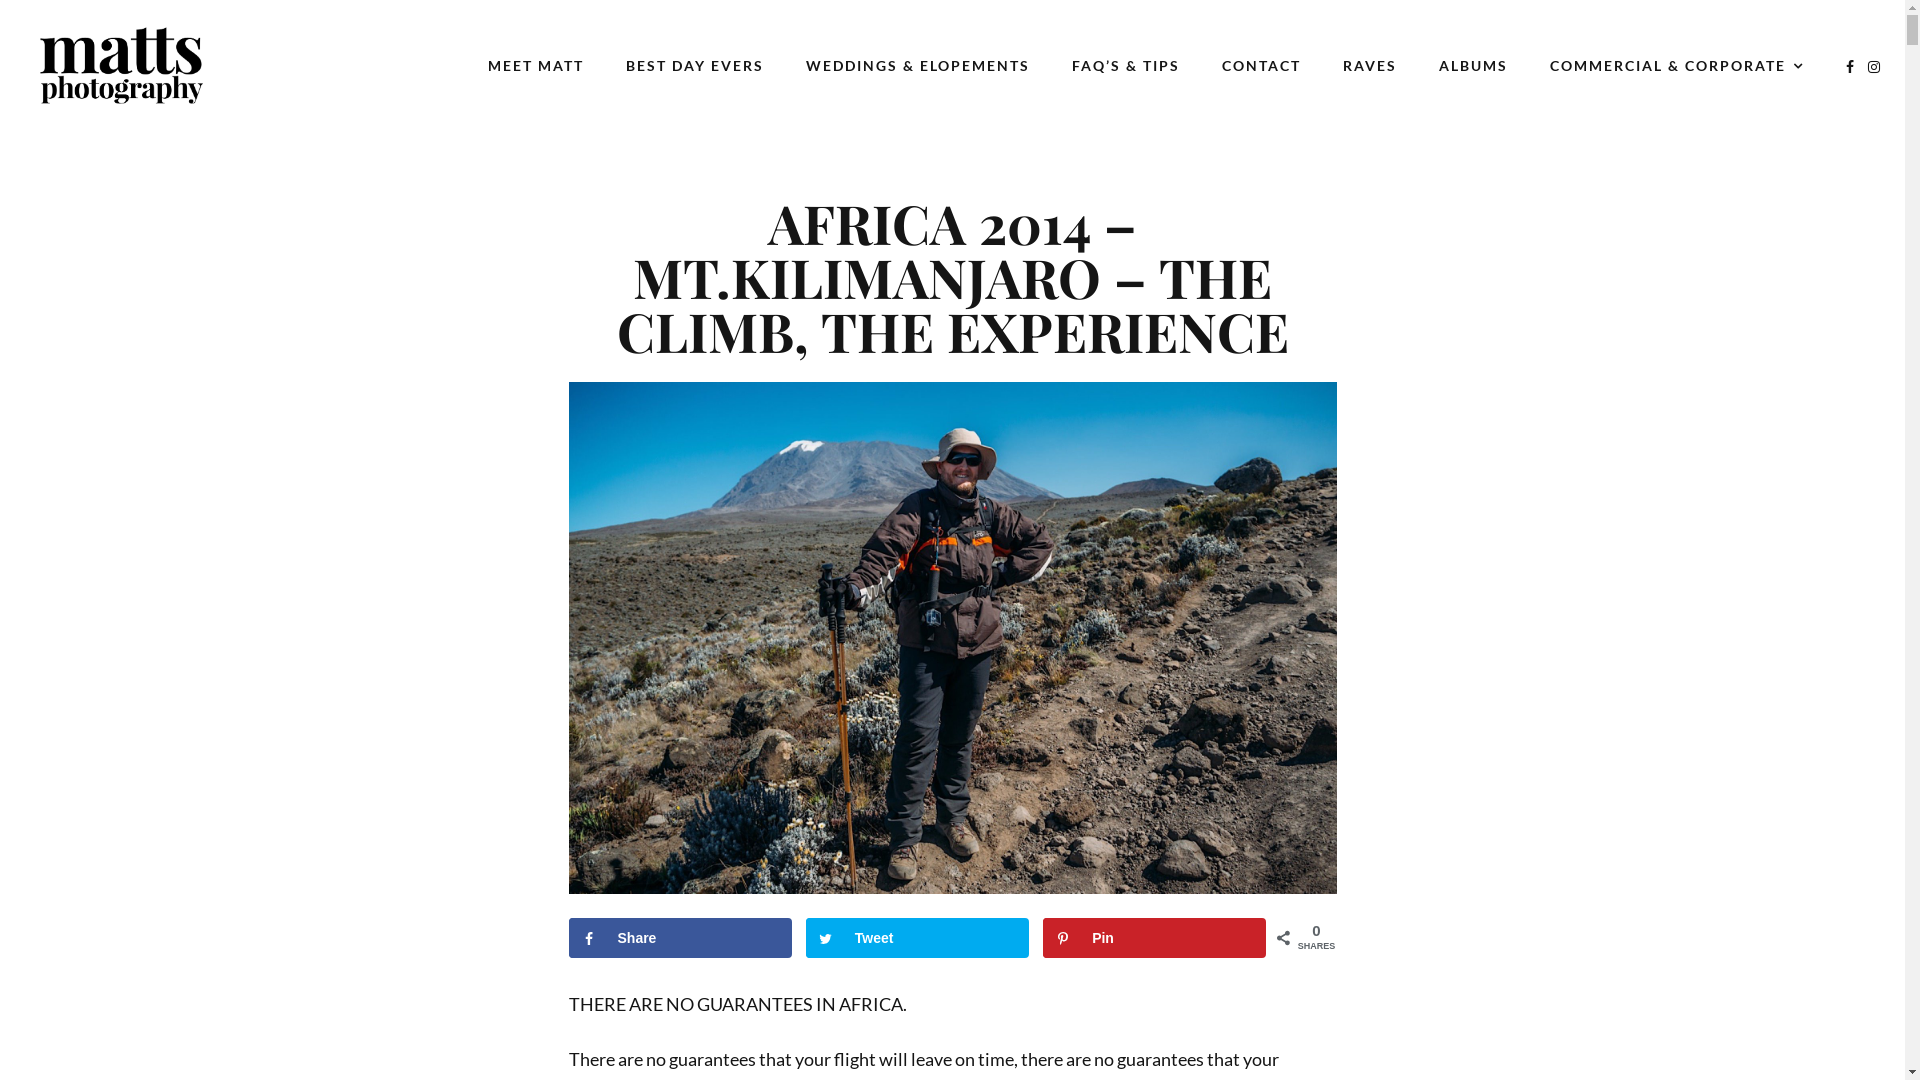 The image size is (1920, 1080). I want to click on 'MEET MATT', so click(536, 64).